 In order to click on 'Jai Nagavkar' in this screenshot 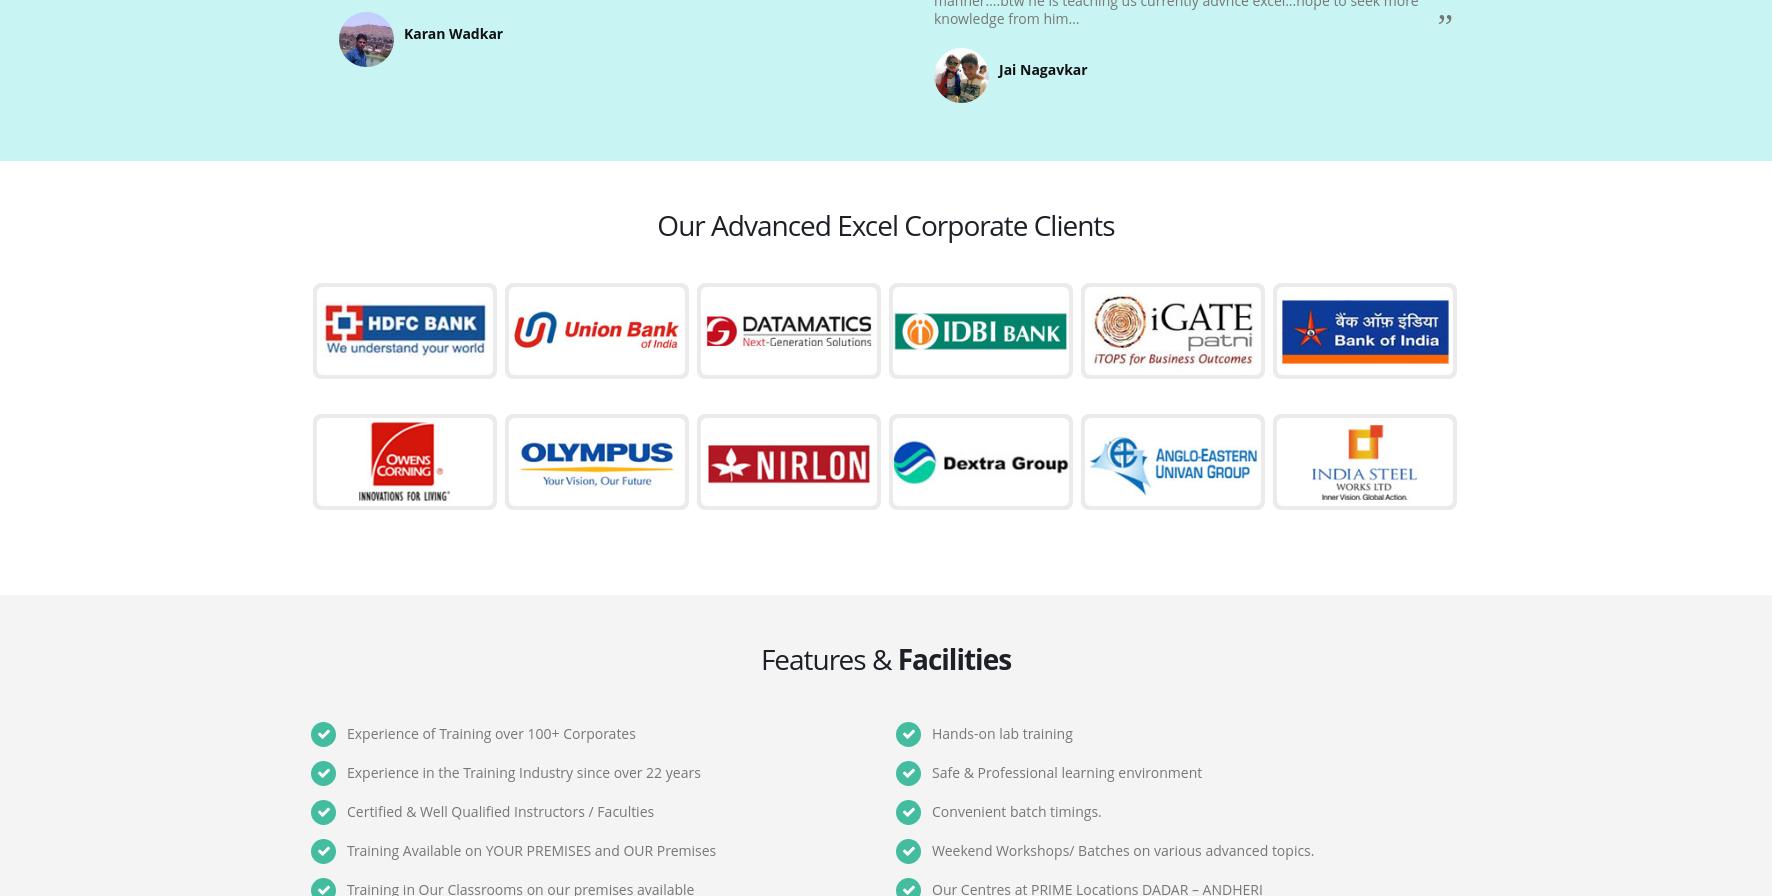, I will do `click(1042, 69)`.